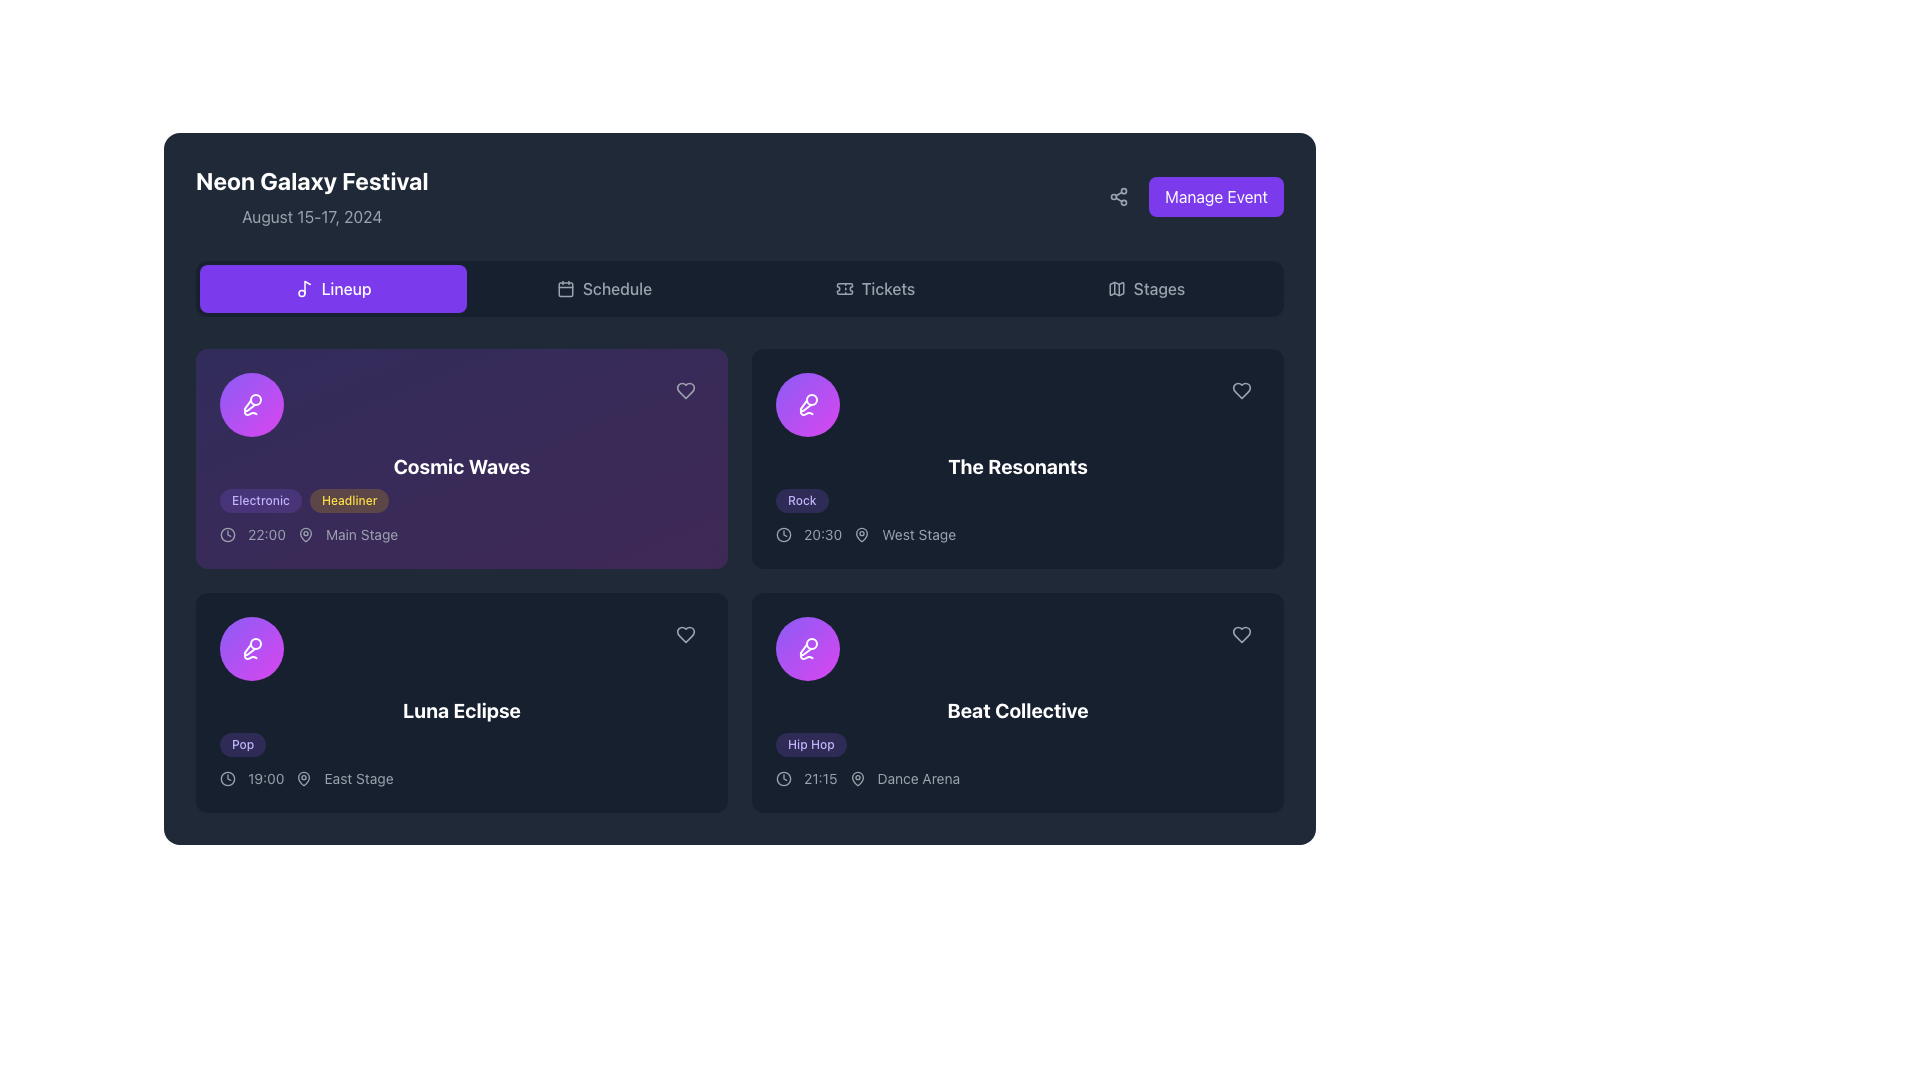  I want to click on text of the 'Hip Hop' label, which is a horizontally aligned tag with a violet rounded background located in the 'Beat Collective' card element, so click(1017, 744).